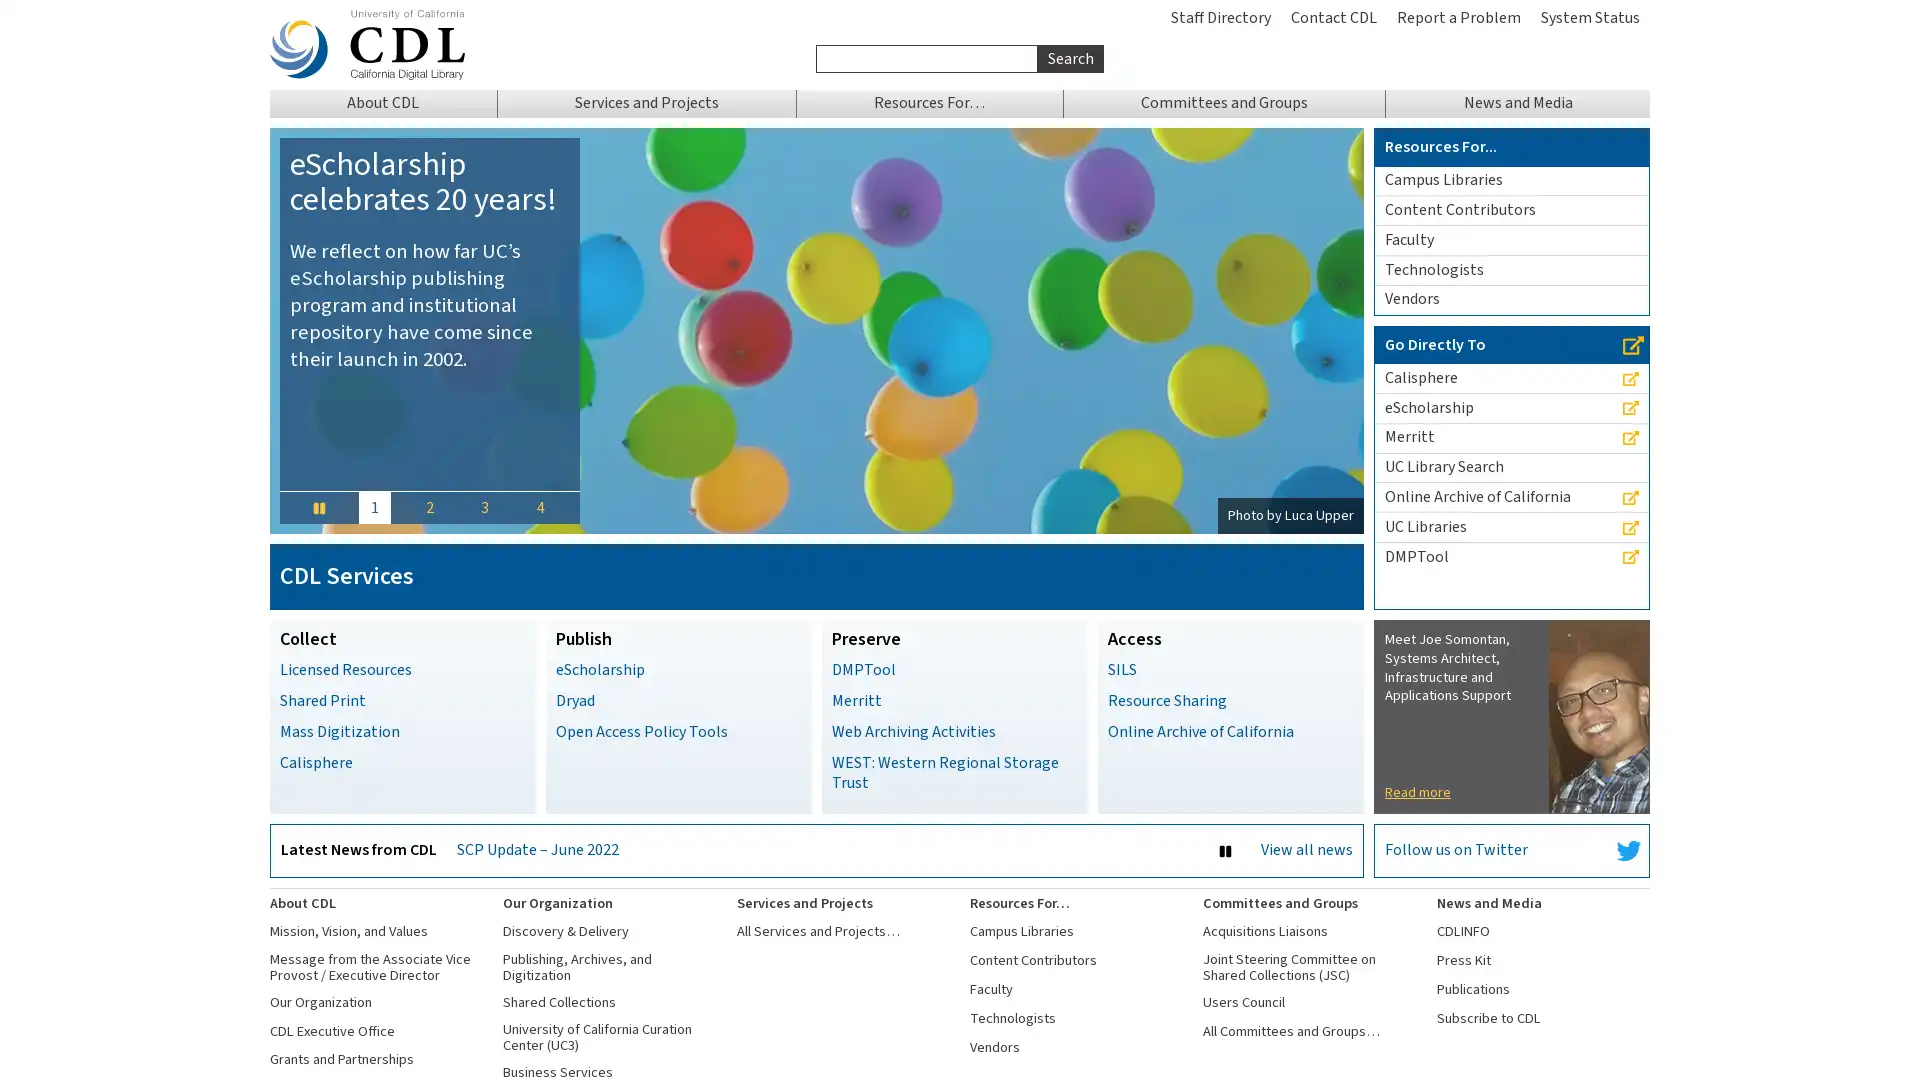  Describe the element at coordinates (427, 505) in the screenshot. I see `go to slide 2 of 4` at that location.